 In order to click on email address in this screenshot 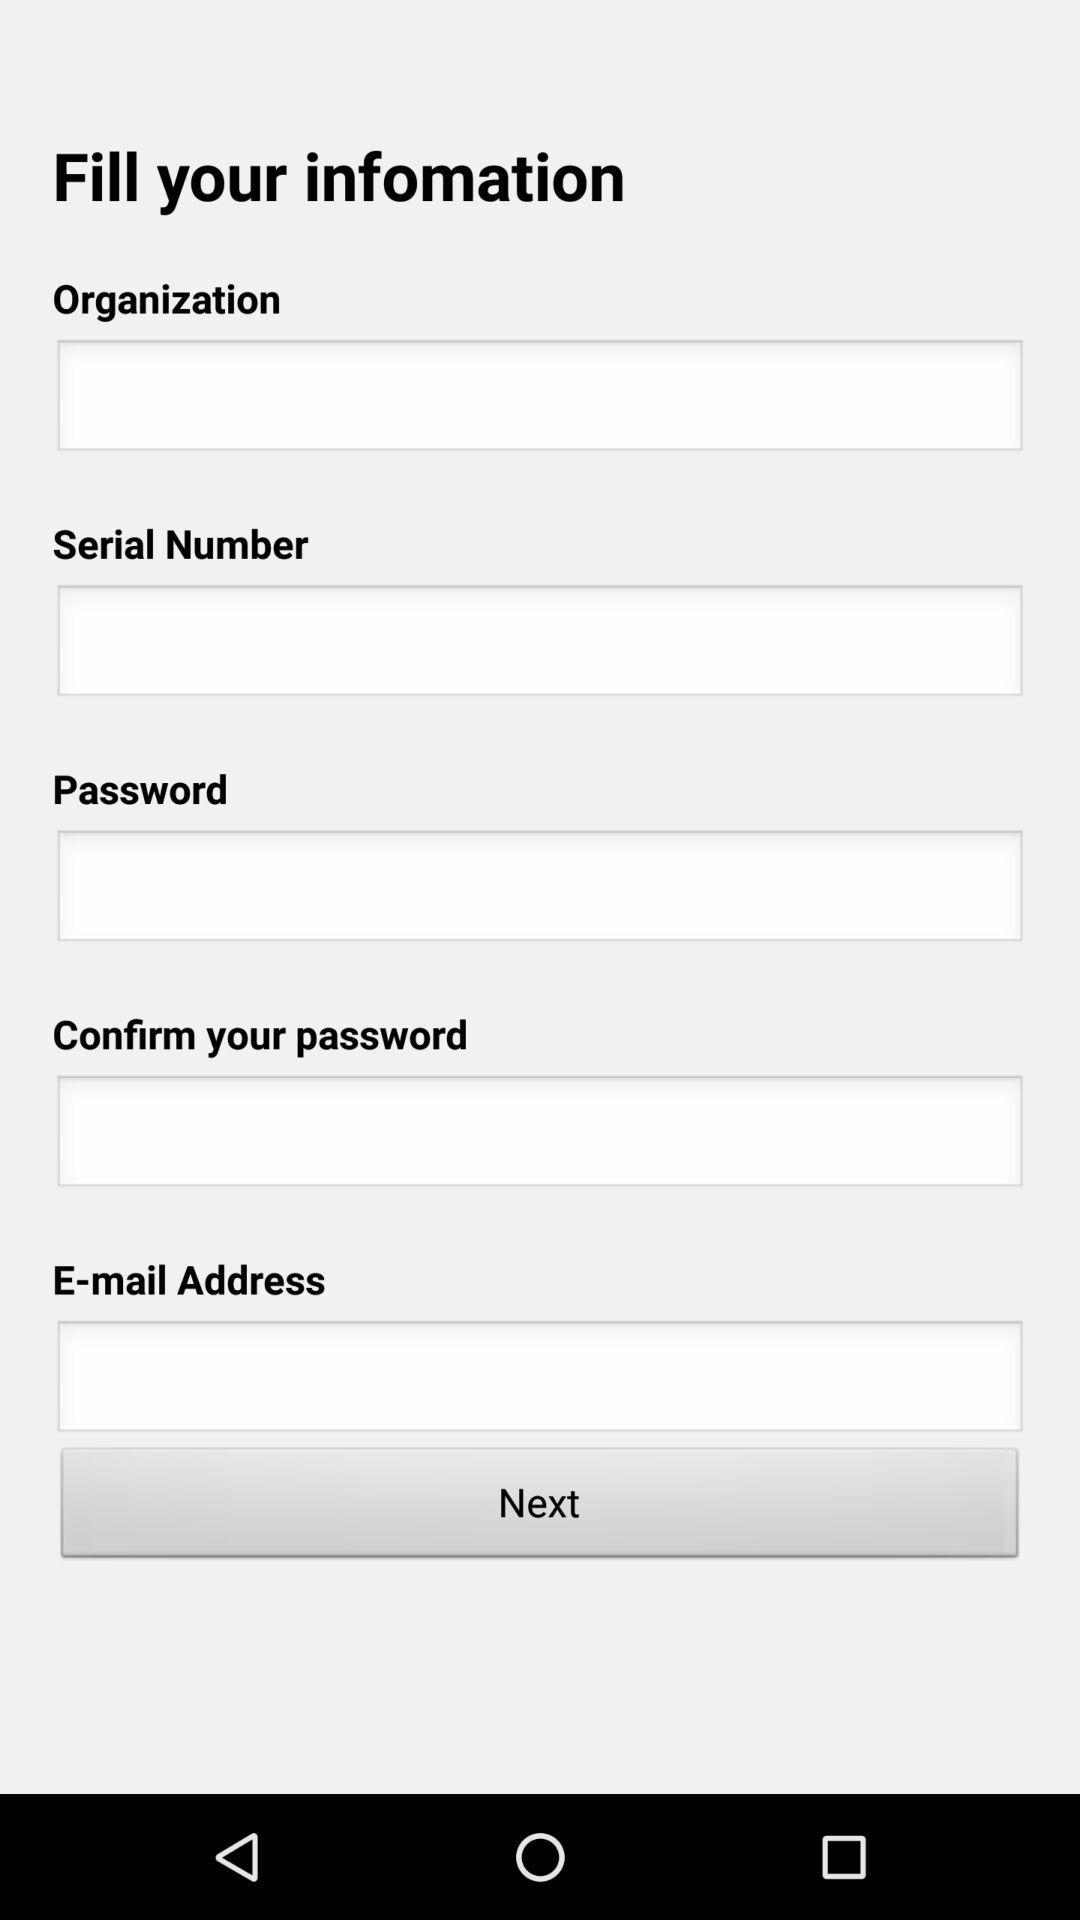, I will do `click(540, 1381)`.